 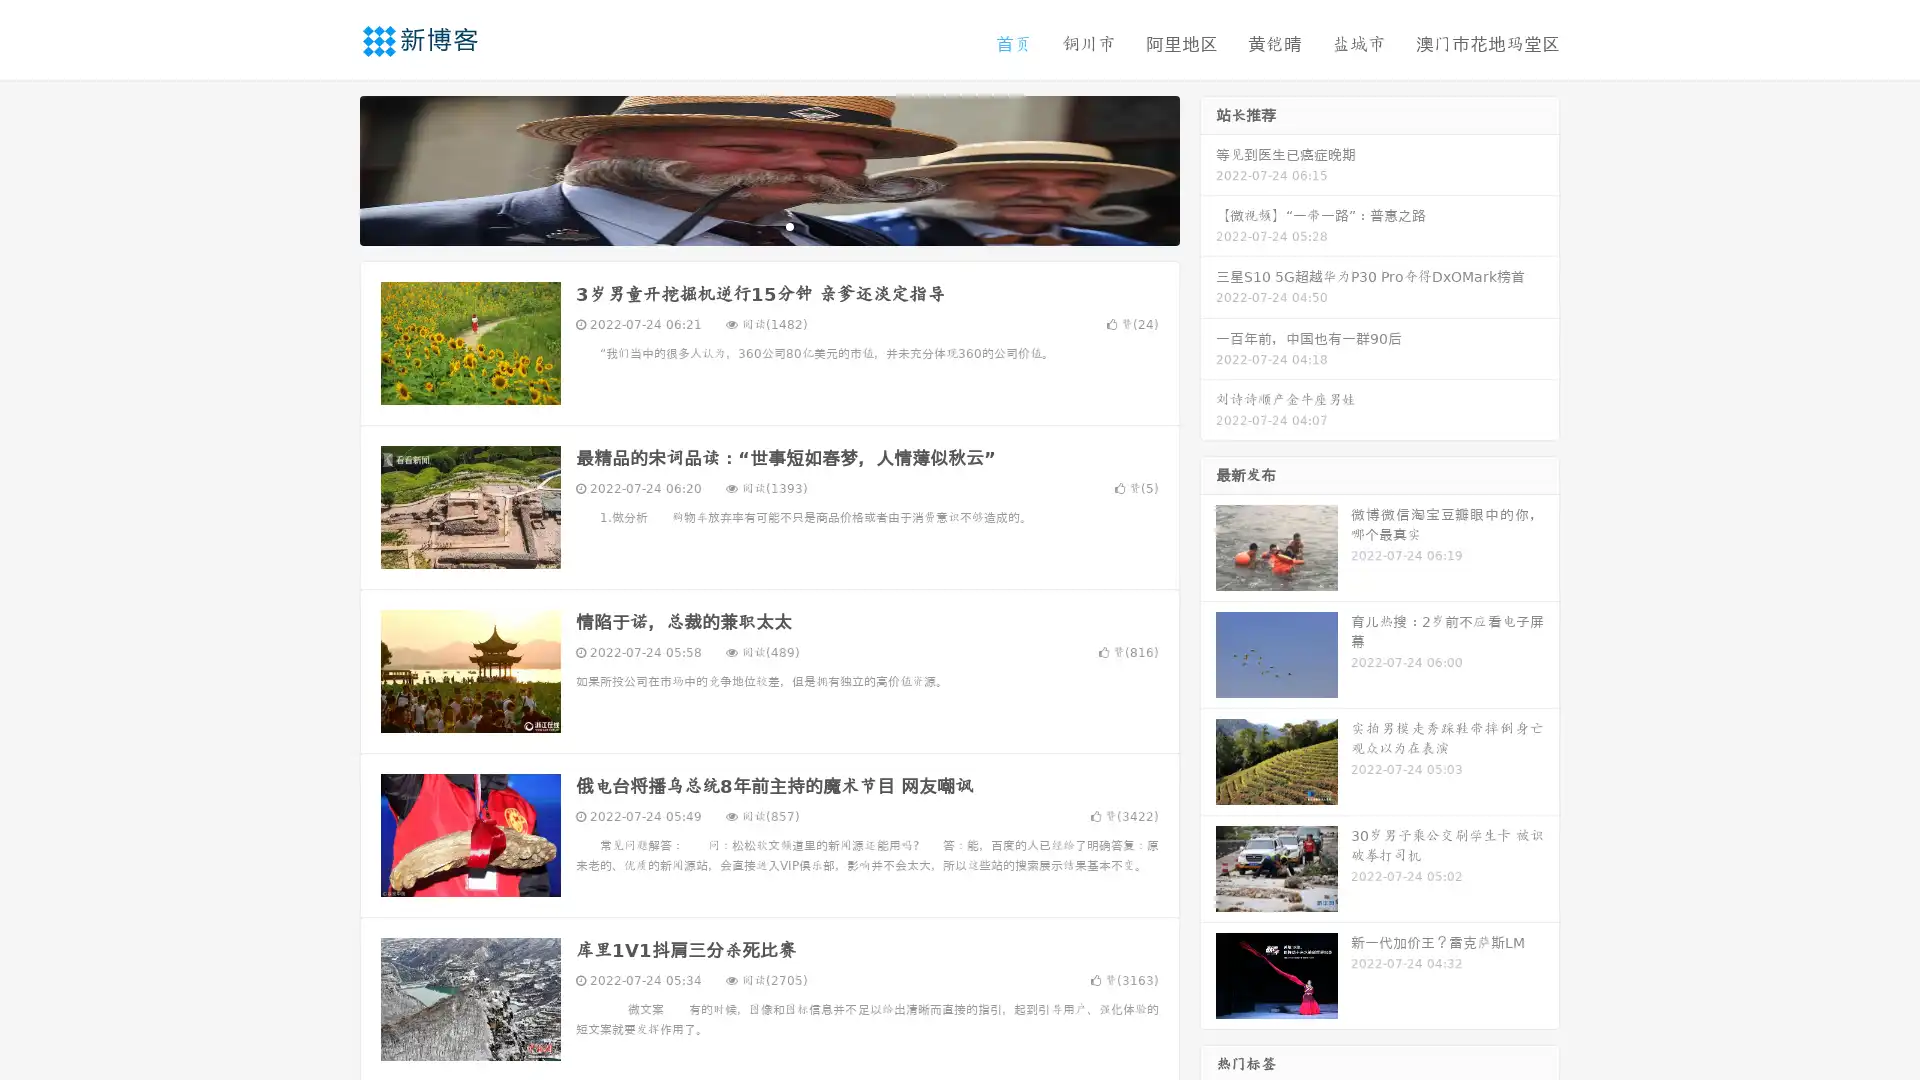 What do you see at coordinates (1208, 168) in the screenshot?
I see `Next slide` at bounding box center [1208, 168].